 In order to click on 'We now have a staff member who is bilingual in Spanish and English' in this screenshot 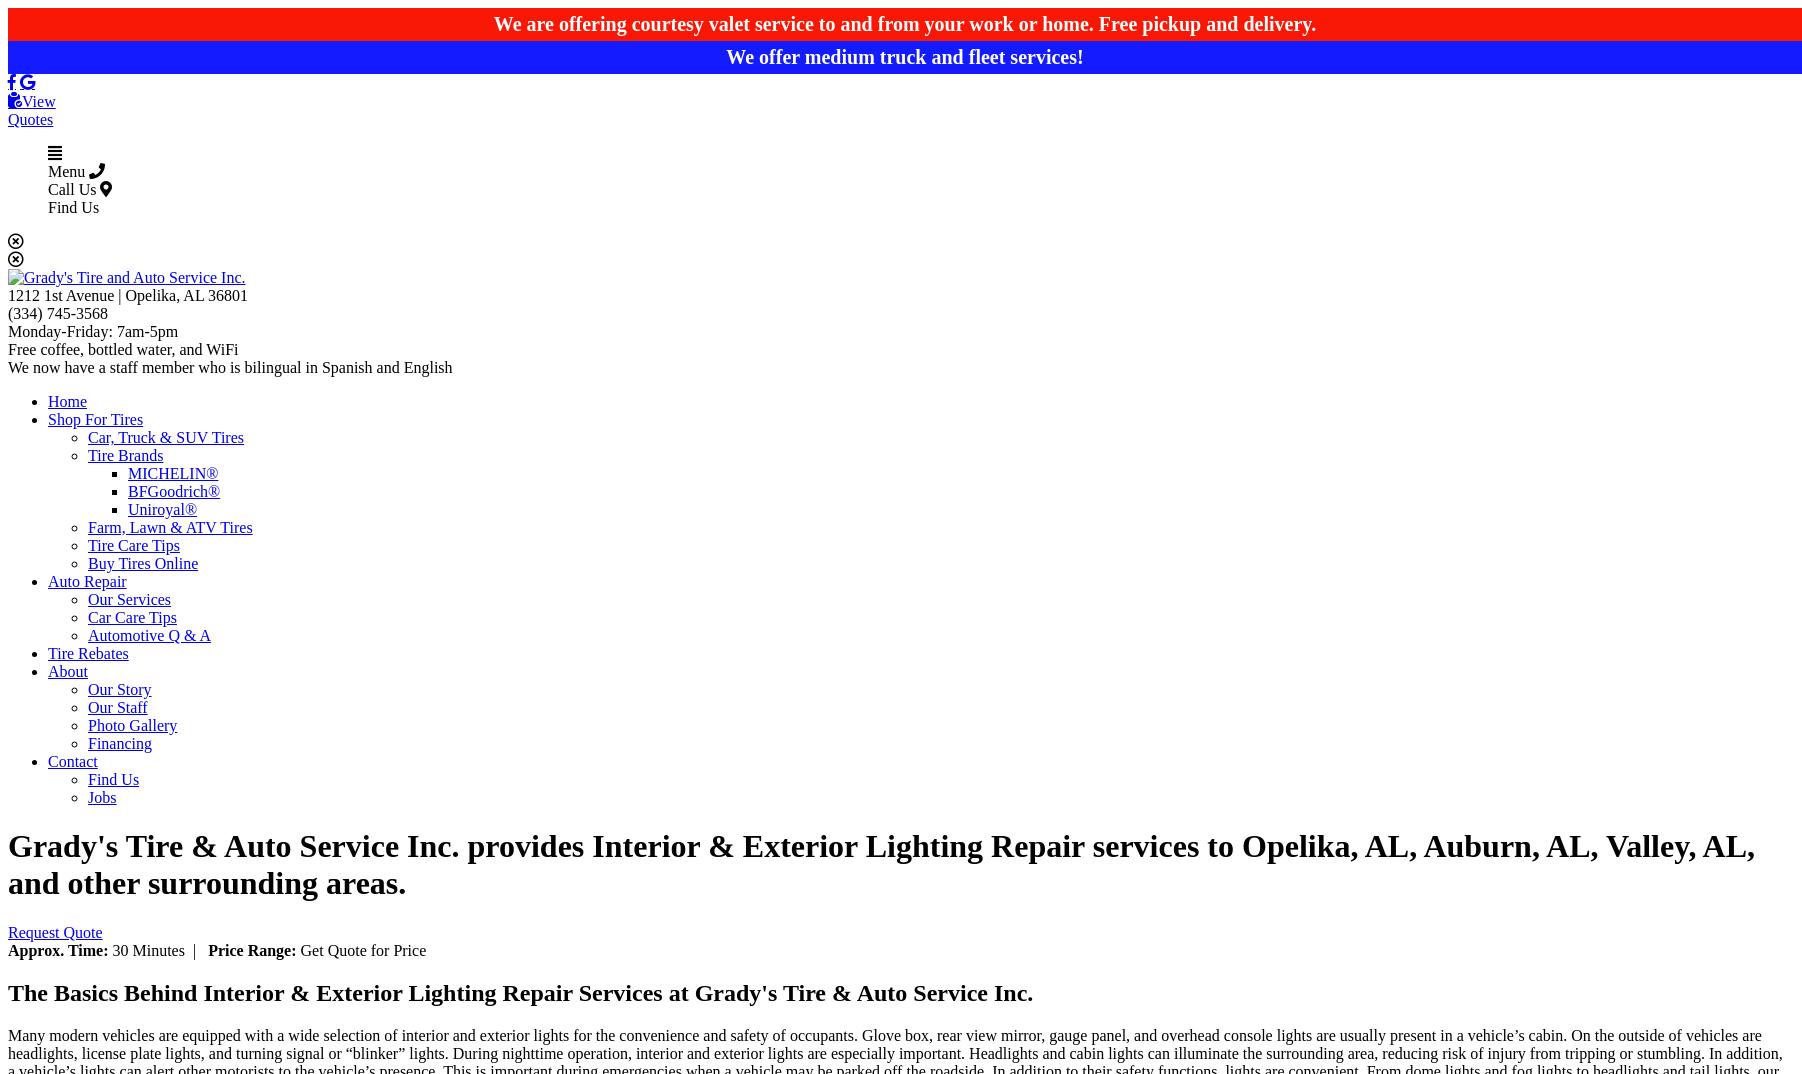, I will do `click(228, 366)`.